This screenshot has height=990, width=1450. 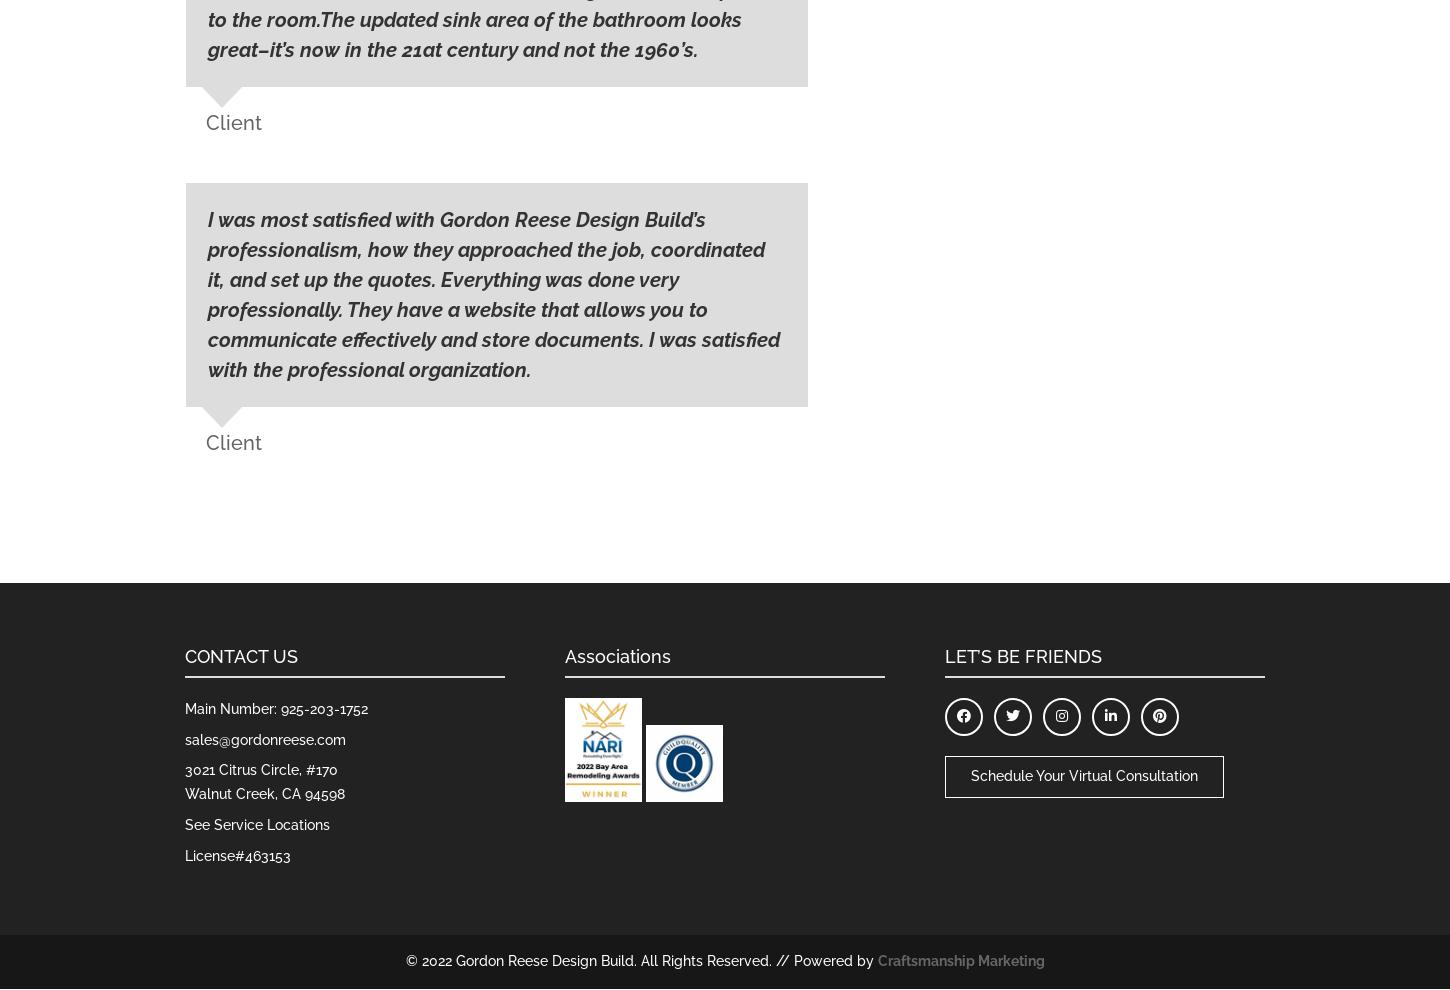 I want to click on 'Walnut Creek, CA 94598', so click(x=265, y=792).